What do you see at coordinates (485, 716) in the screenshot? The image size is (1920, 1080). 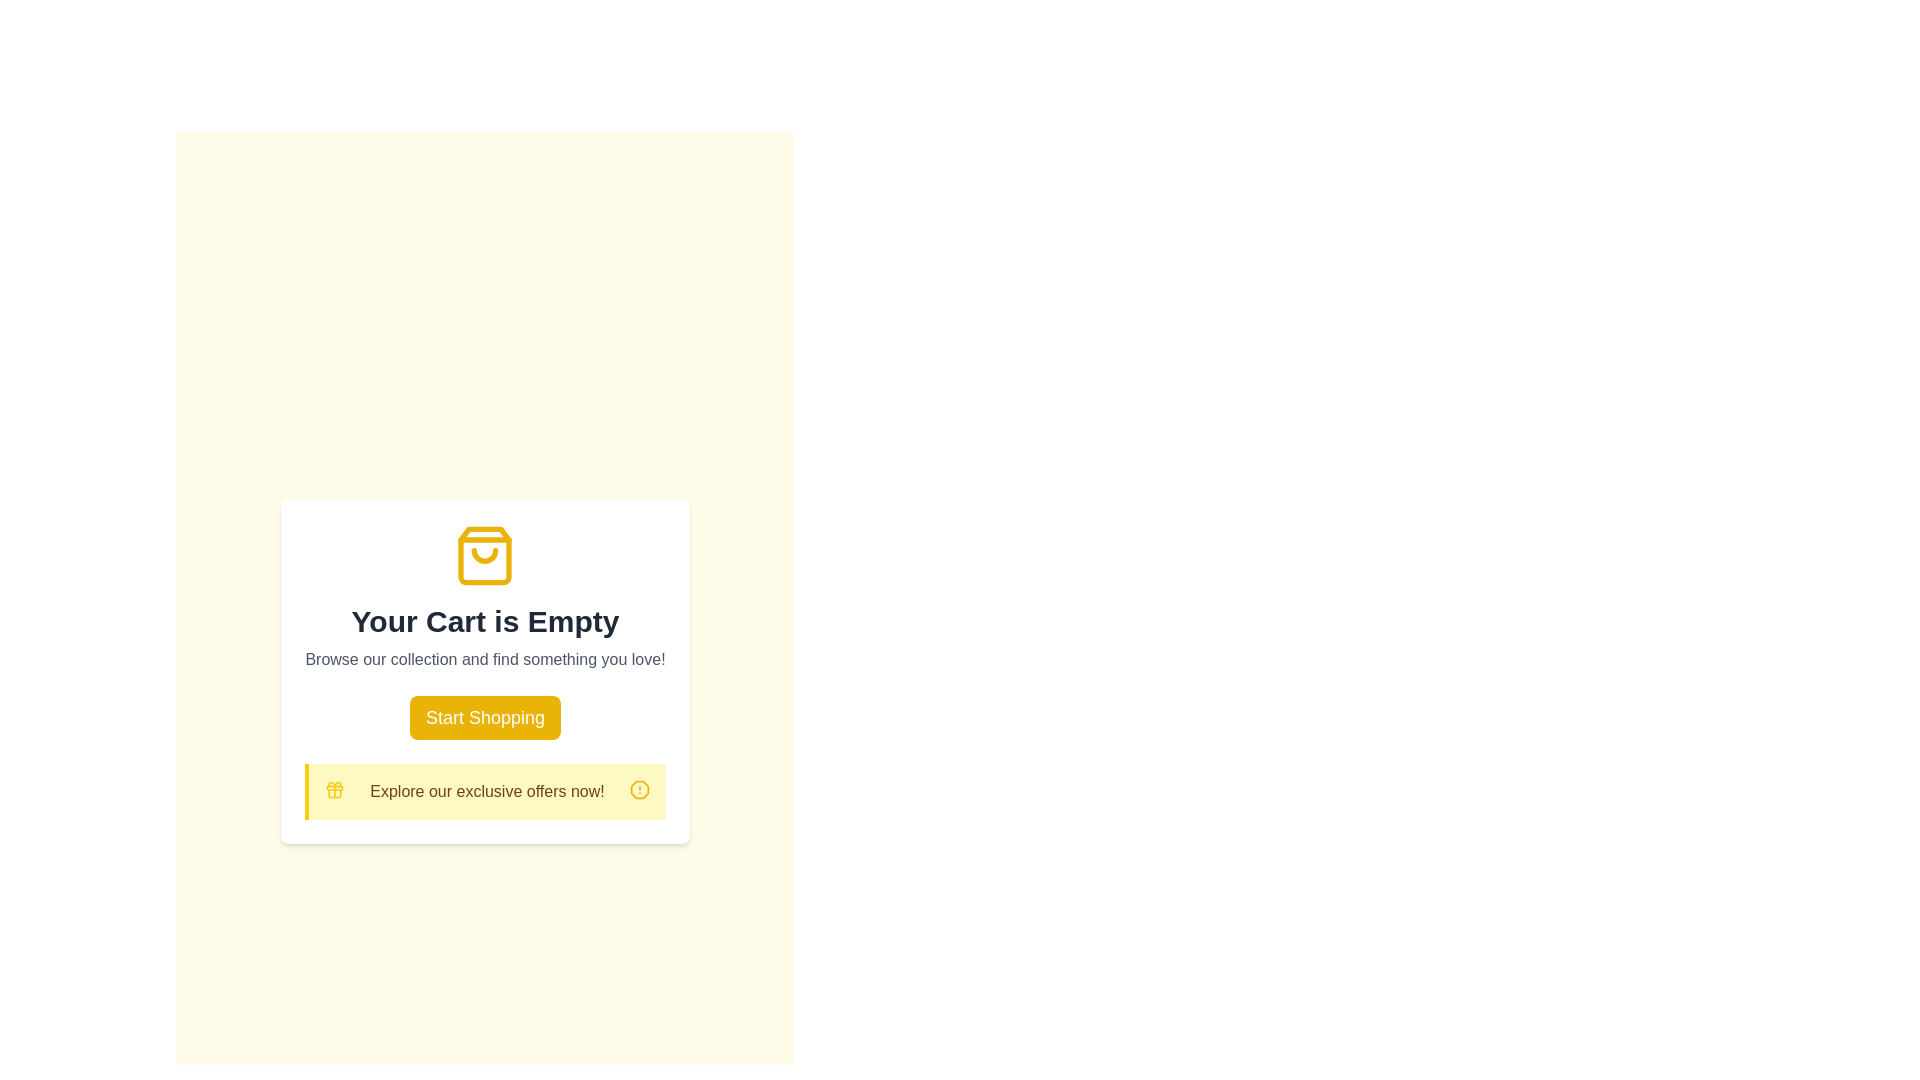 I see `the button that redirects users to the shopping page located at the bottom of the card layout` at bounding box center [485, 716].